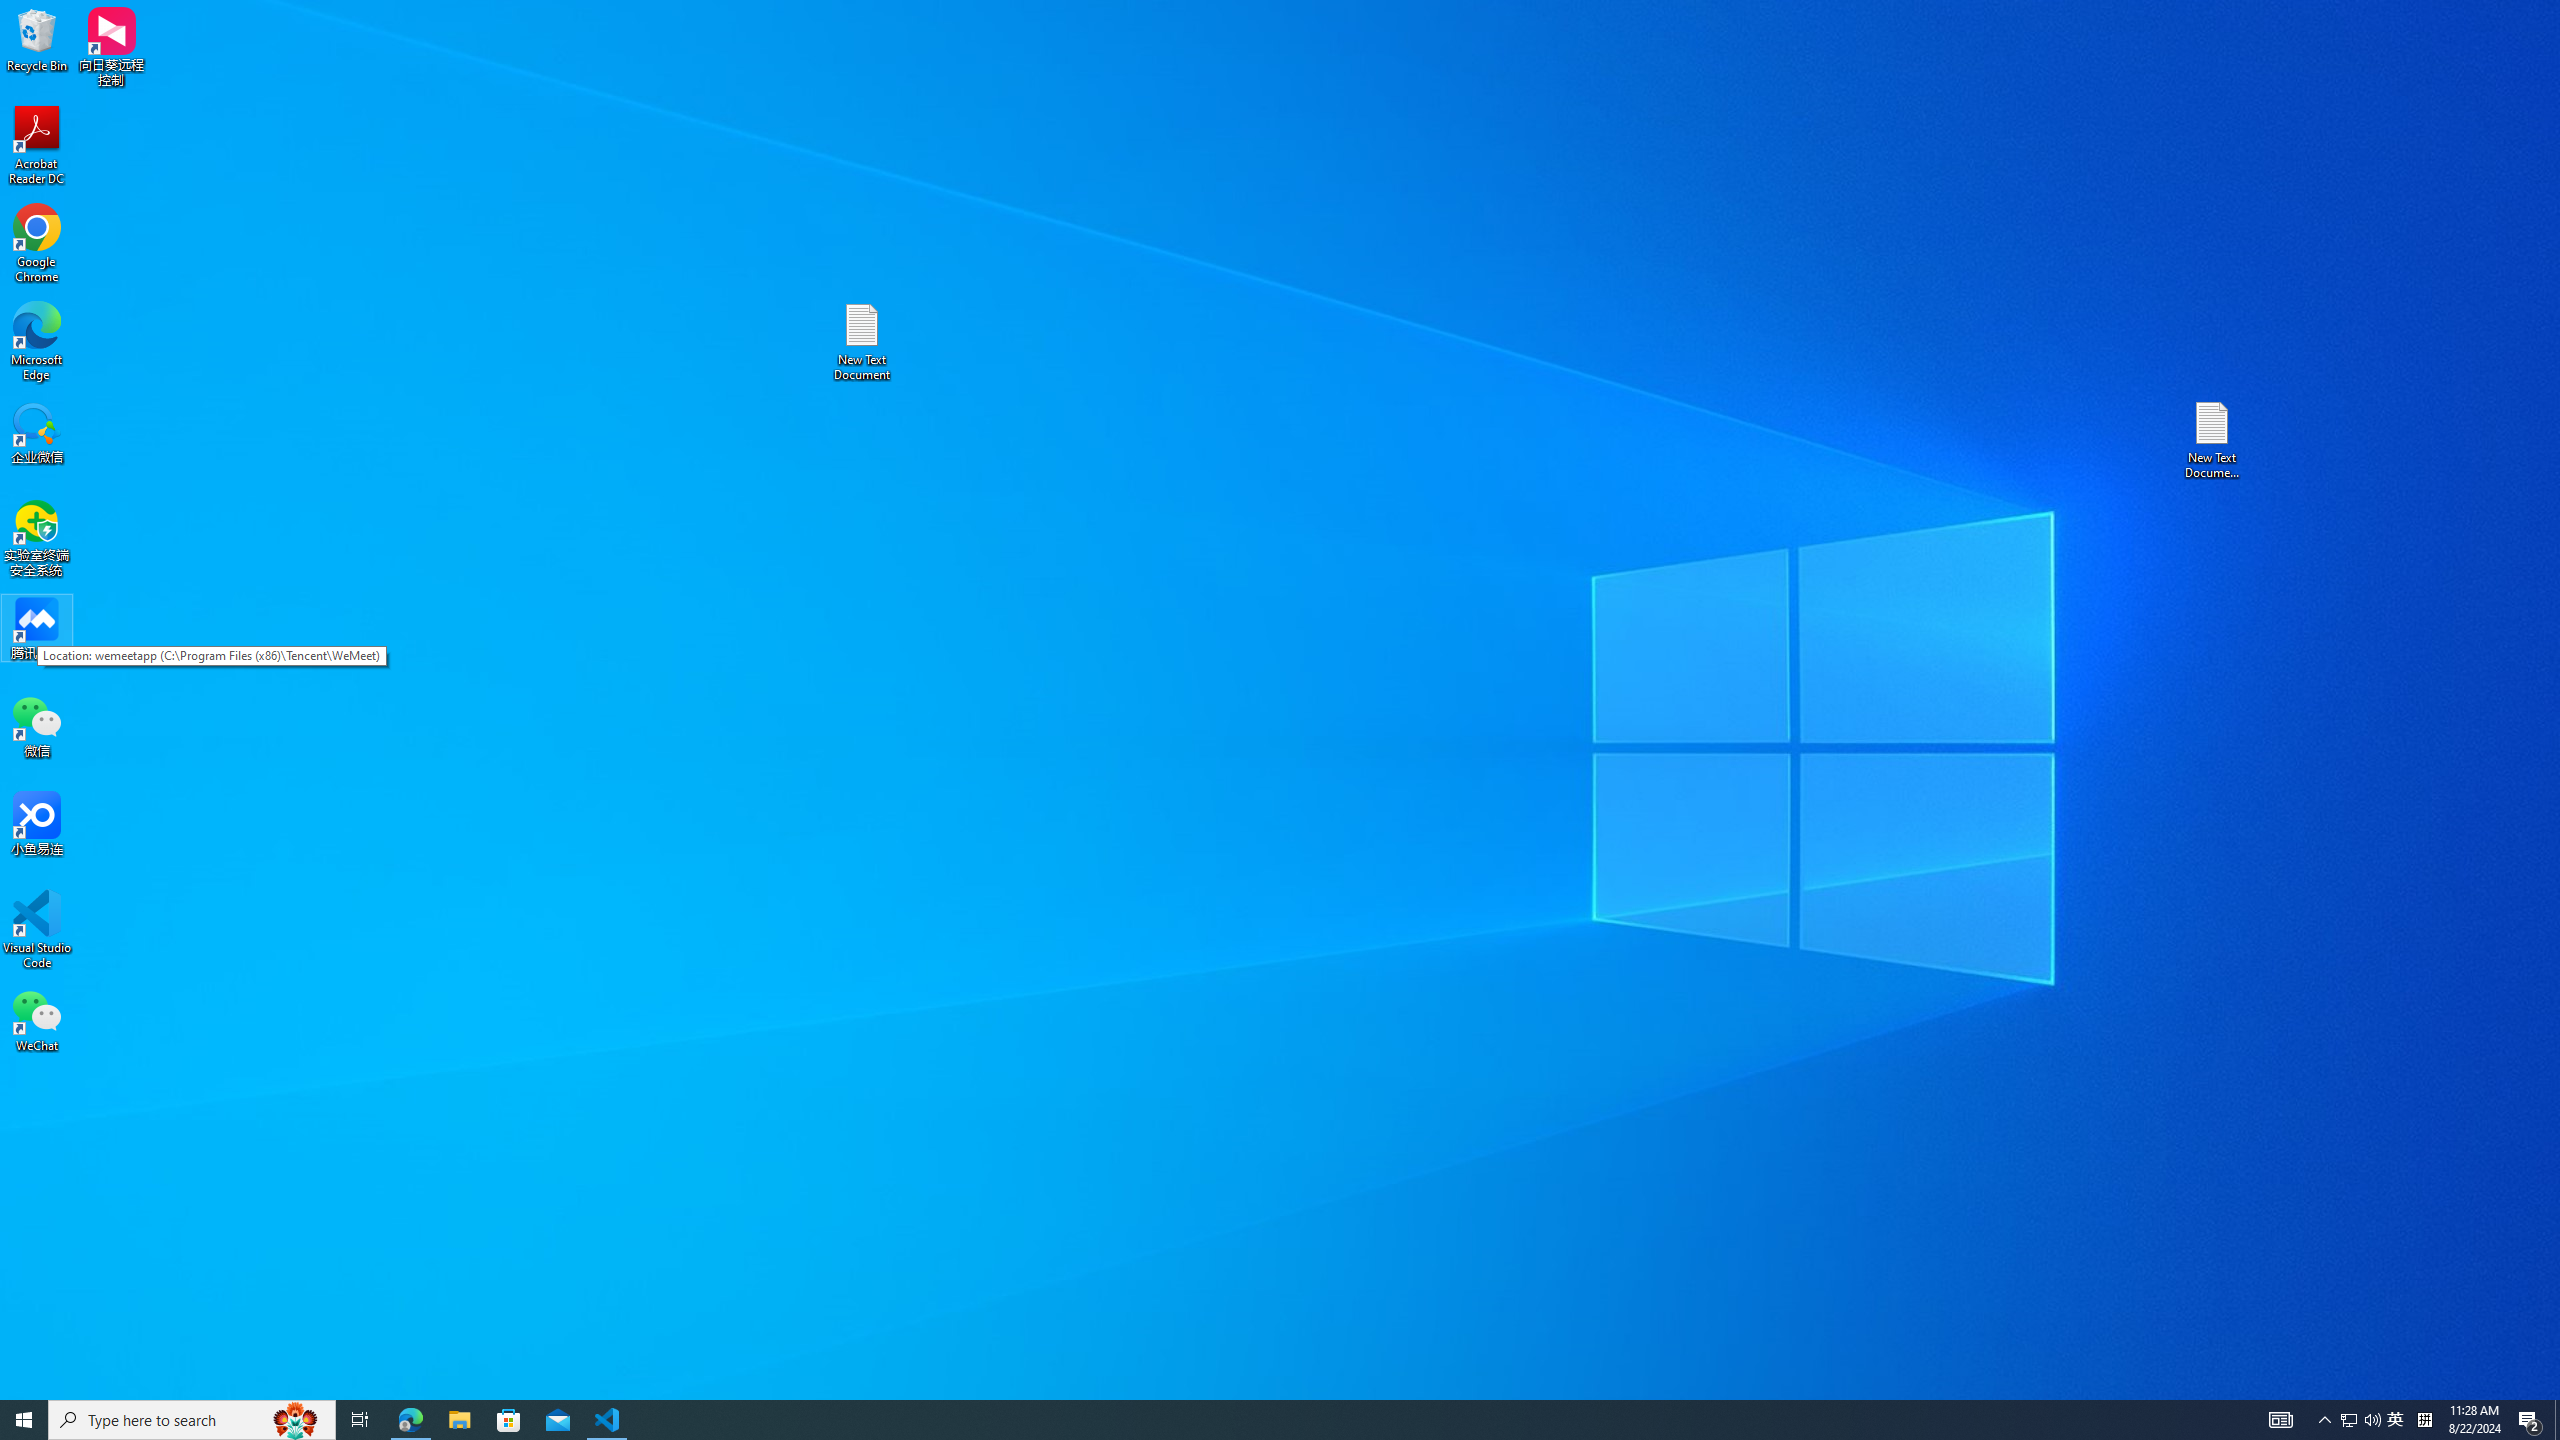  What do you see at coordinates (607, 1418) in the screenshot?
I see `'Visual Studio Code - 1 running window'` at bounding box center [607, 1418].